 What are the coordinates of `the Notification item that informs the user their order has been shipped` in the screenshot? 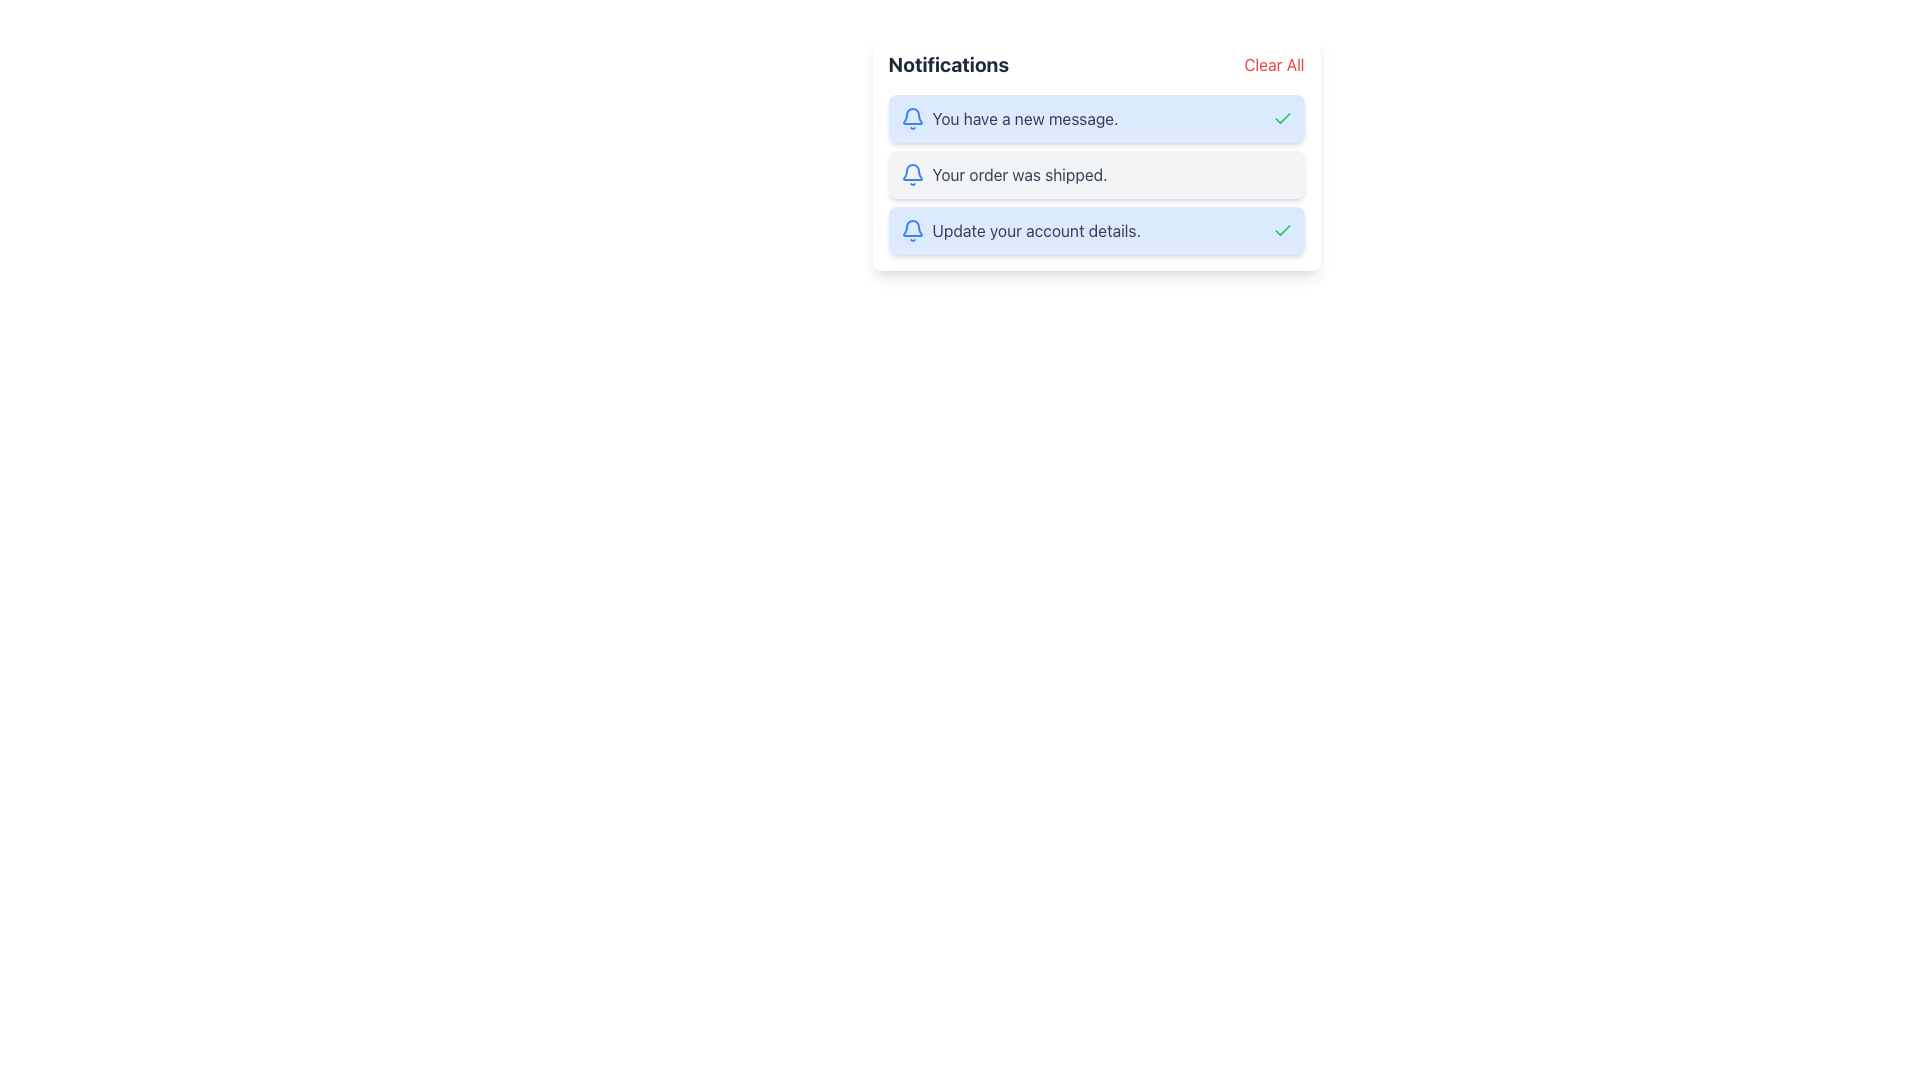 It's located at (1095, 152).